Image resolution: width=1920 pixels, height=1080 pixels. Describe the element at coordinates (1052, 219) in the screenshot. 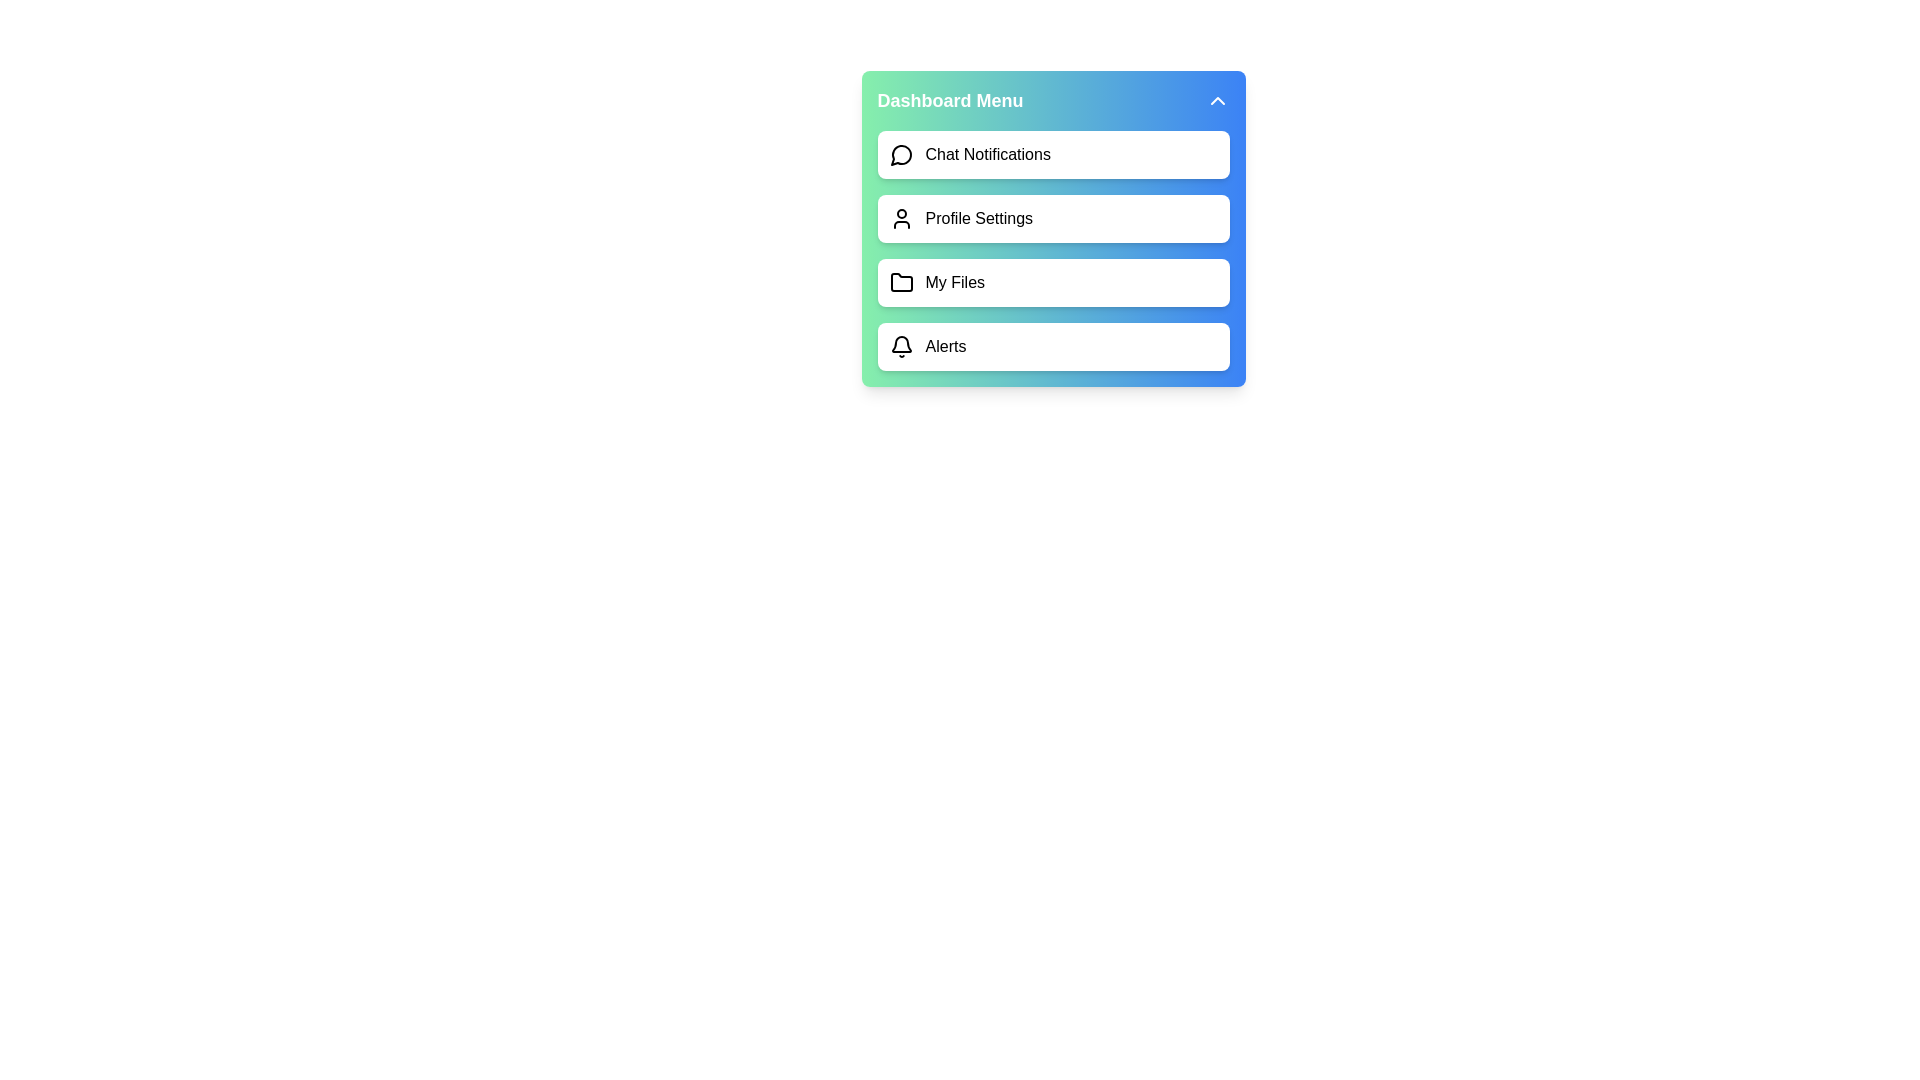

I see `the menu item Profile Settings by clicking on it` at that location.